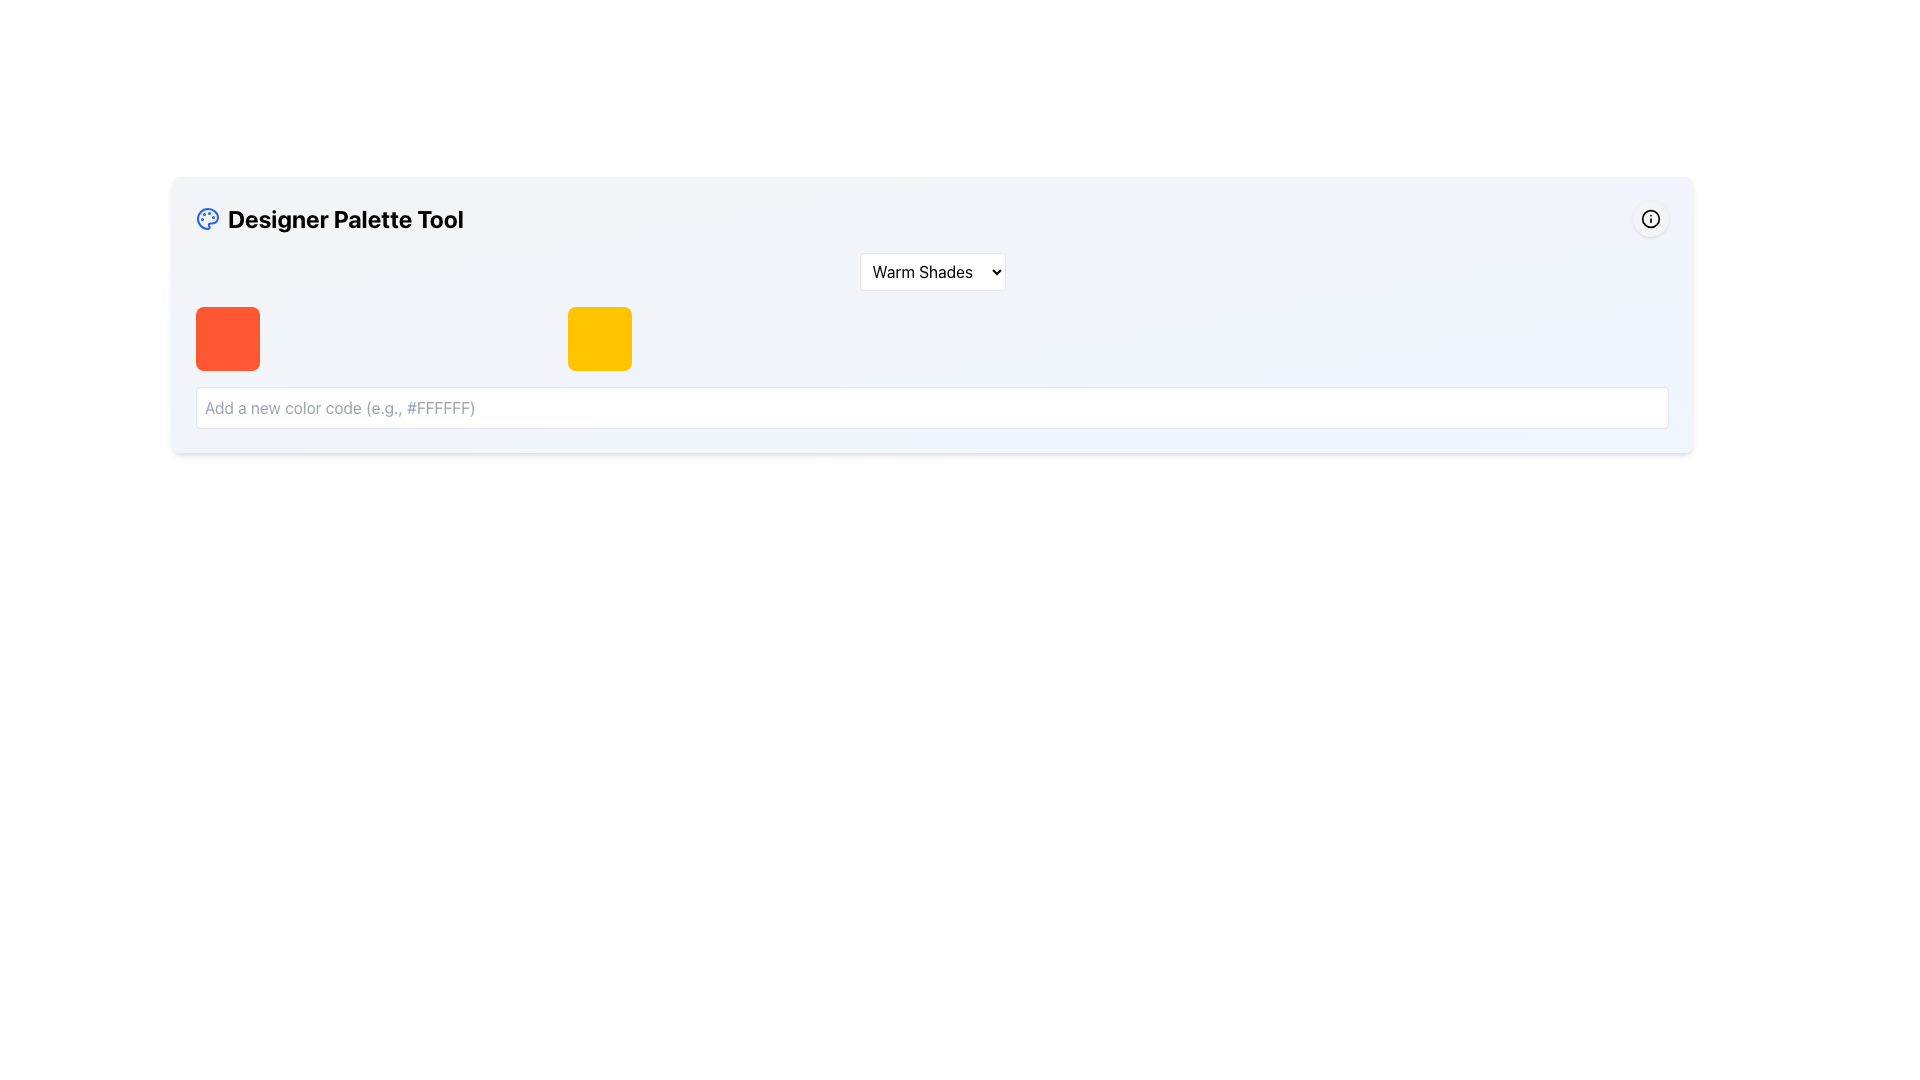  Describe the element at coordinates (329, 219) in the screenshot. I see `the text label styled with bold, large font that contains the text 'Designer Palette Tool', located in the header section adjacent to a blue palette icon` at that location.